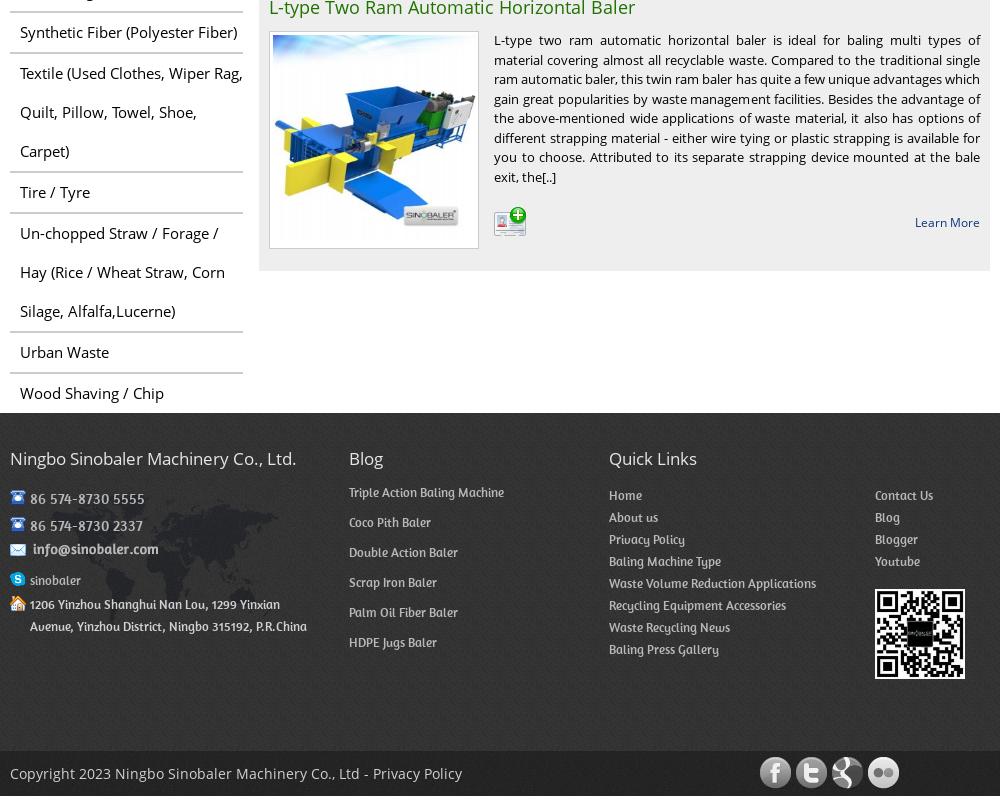  I want to click on 'Coco Pith Baler', so click(390, 521).